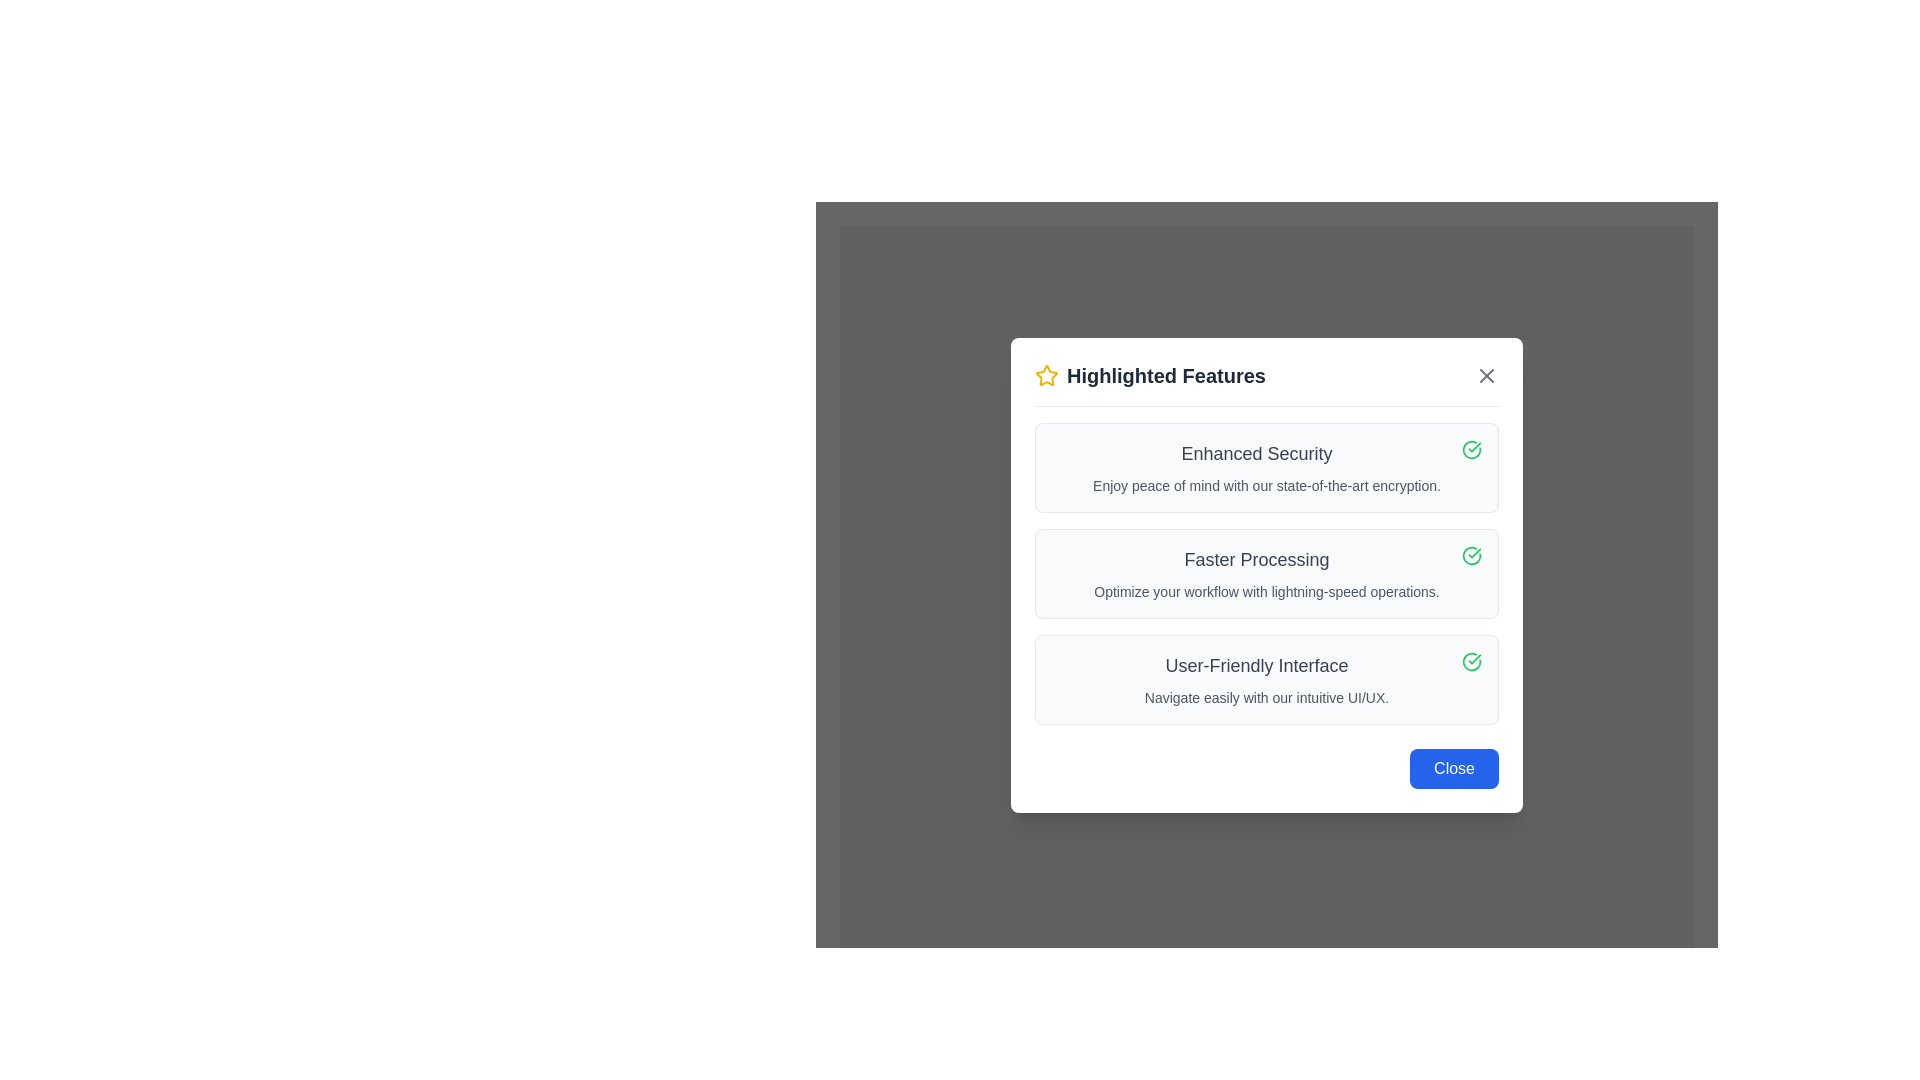 The height and width of the screenshot is (1080, 1920). Describe the element at coordinates (1266, 678) in the screenshot. I see `text from the informational card labeled 'User-Friendly Interface', which is positioned below 'Faster Processing' and above the 'Close' button in the modal layout` at that location.